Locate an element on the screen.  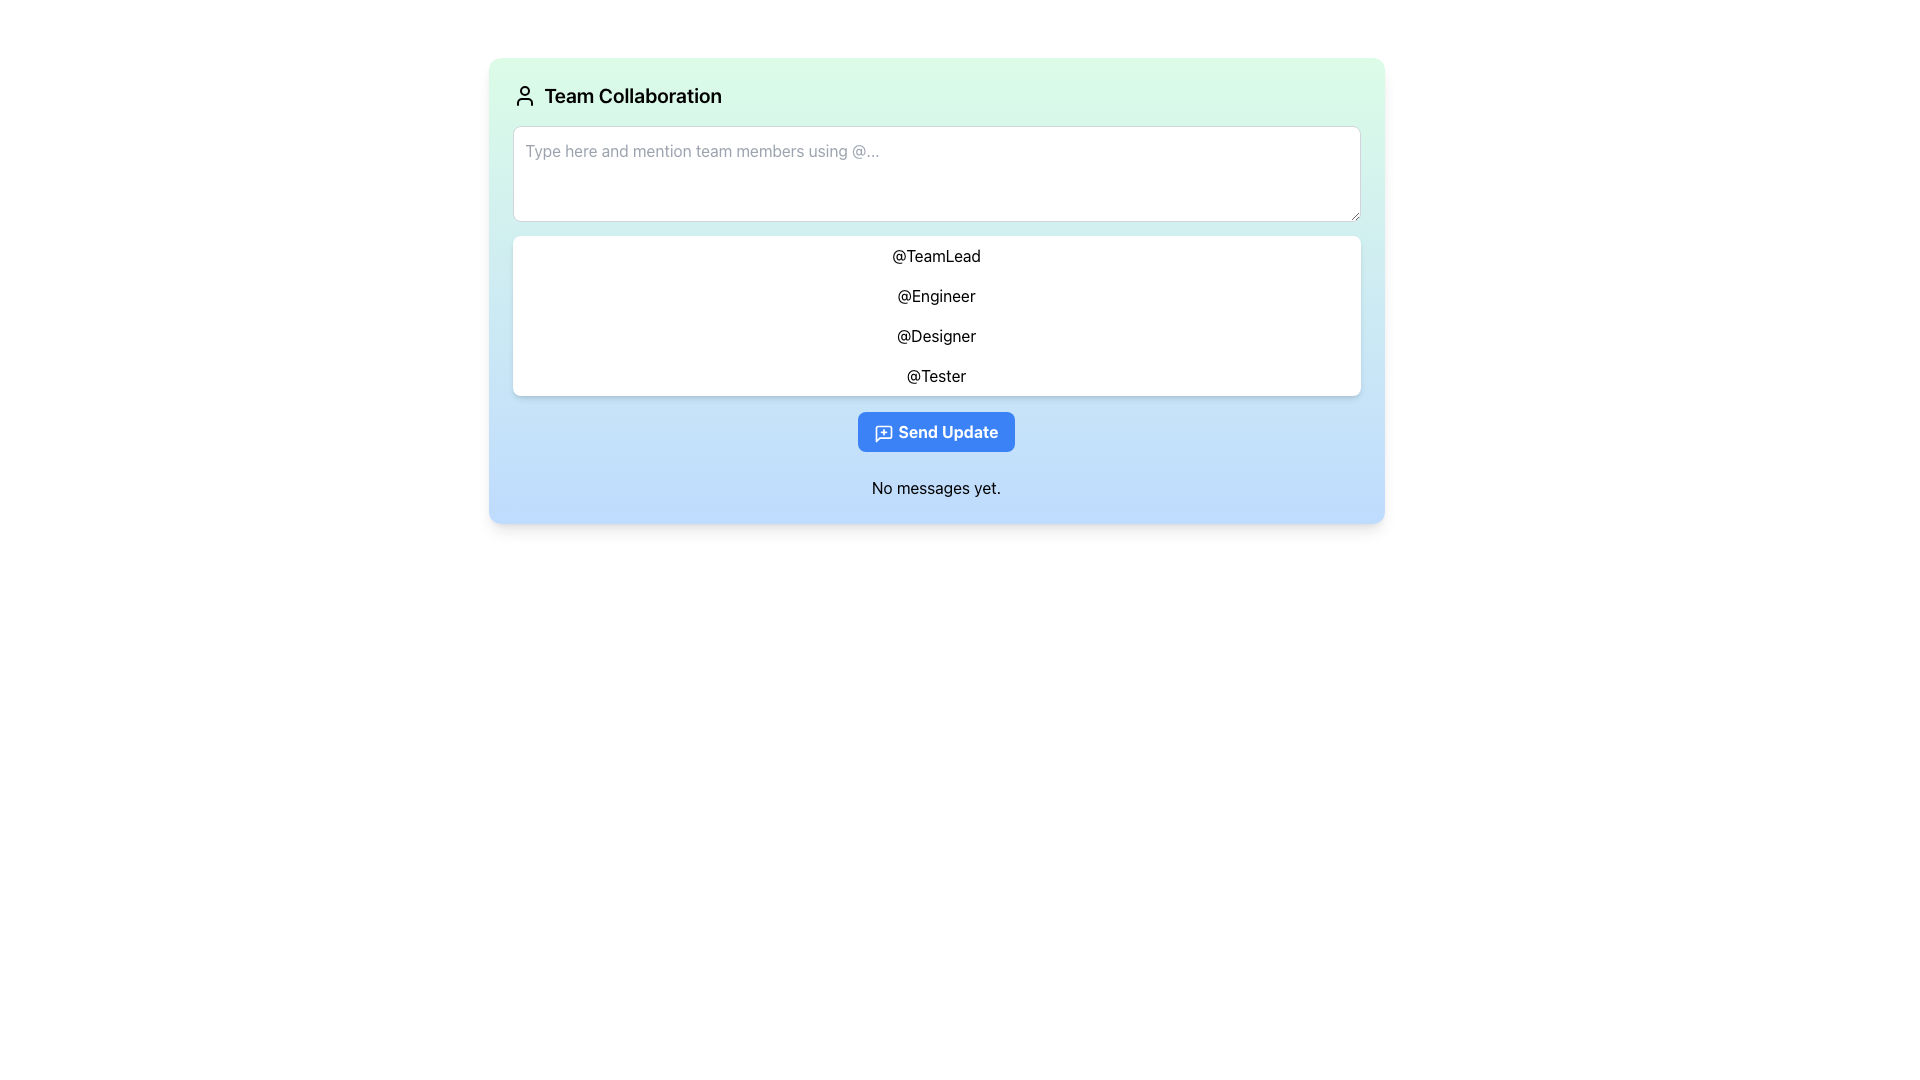
the static text displaying 'No messages yet.' located at the bottom of the panel, below the 'Send Update' button is located at coordinates (935, 488).